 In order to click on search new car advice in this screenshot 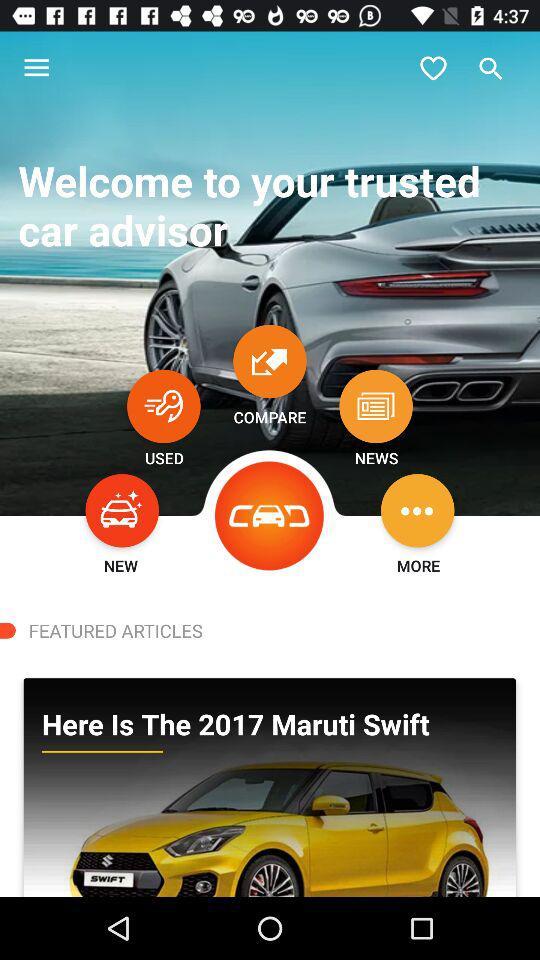, I will do `click(122, 509)`.